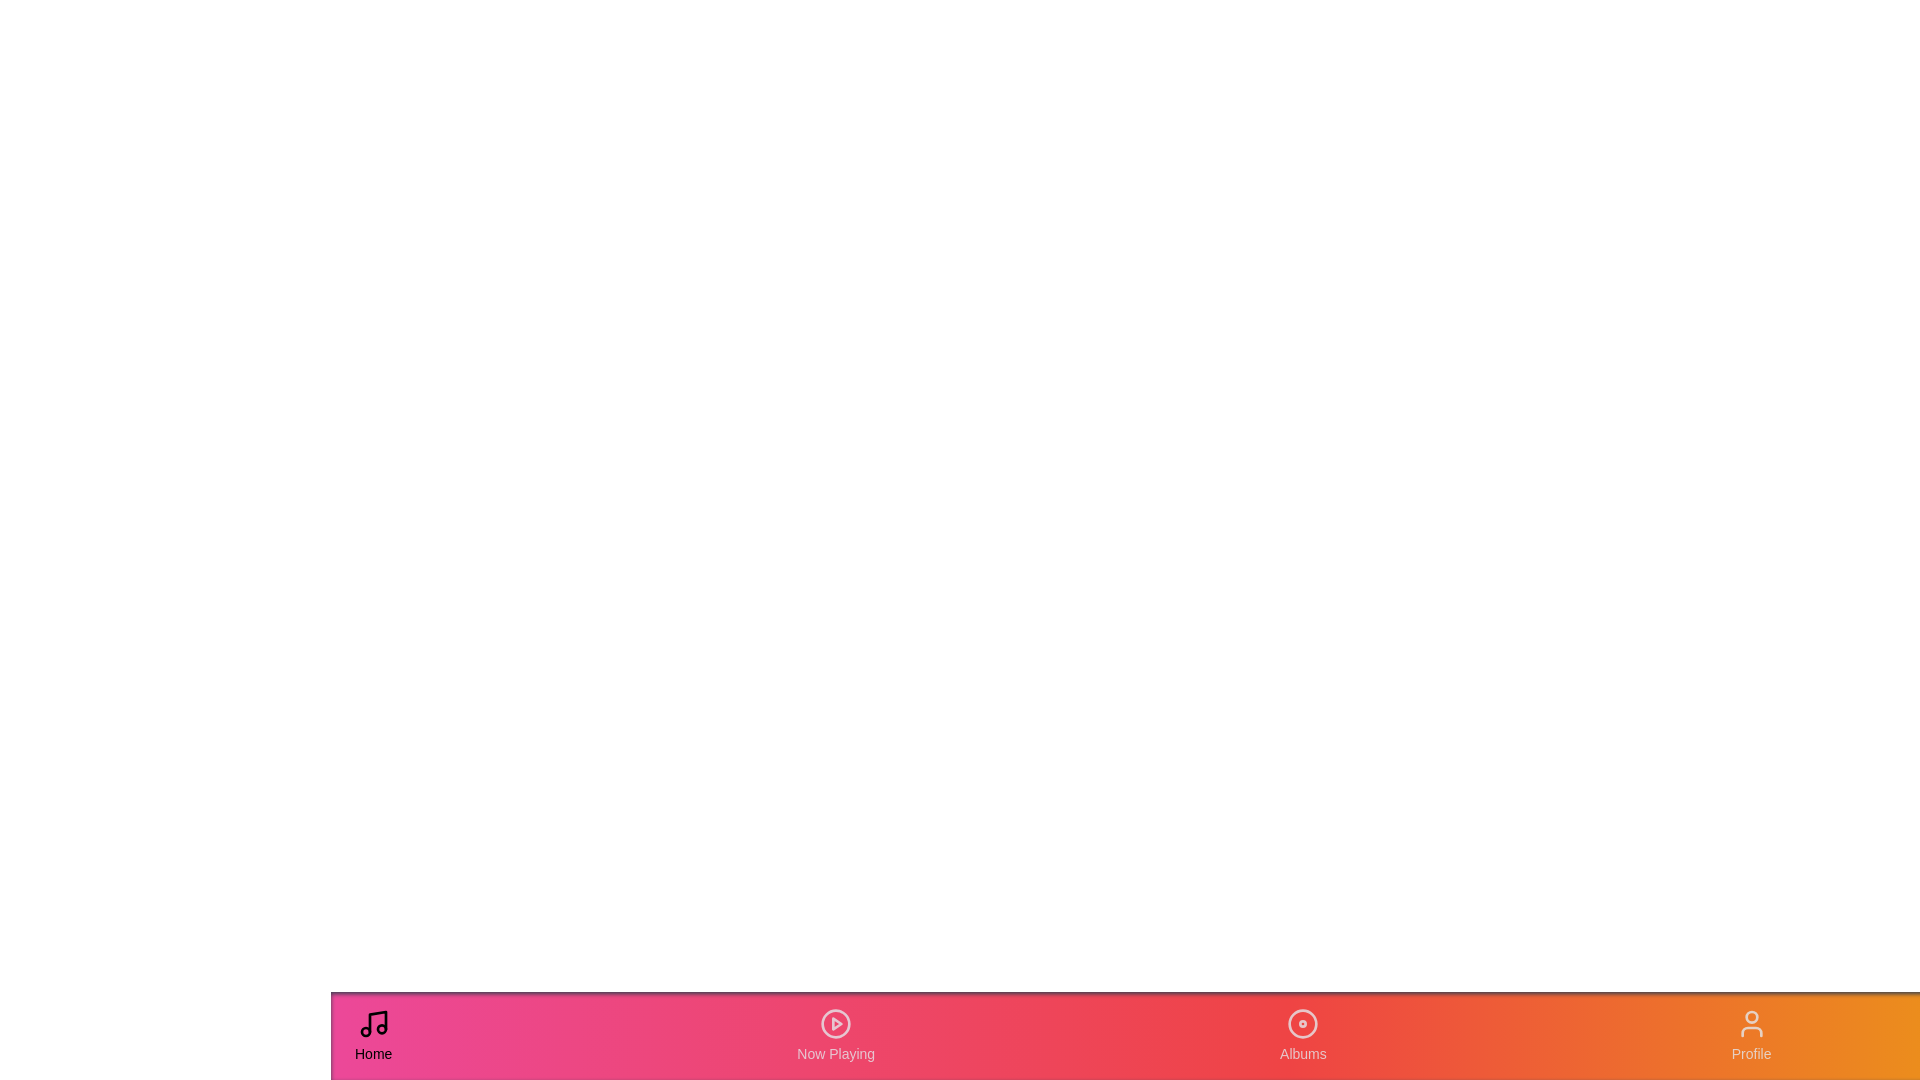  I want to click on the Now Playing tab in the navigation bar, so click(836, 1035).